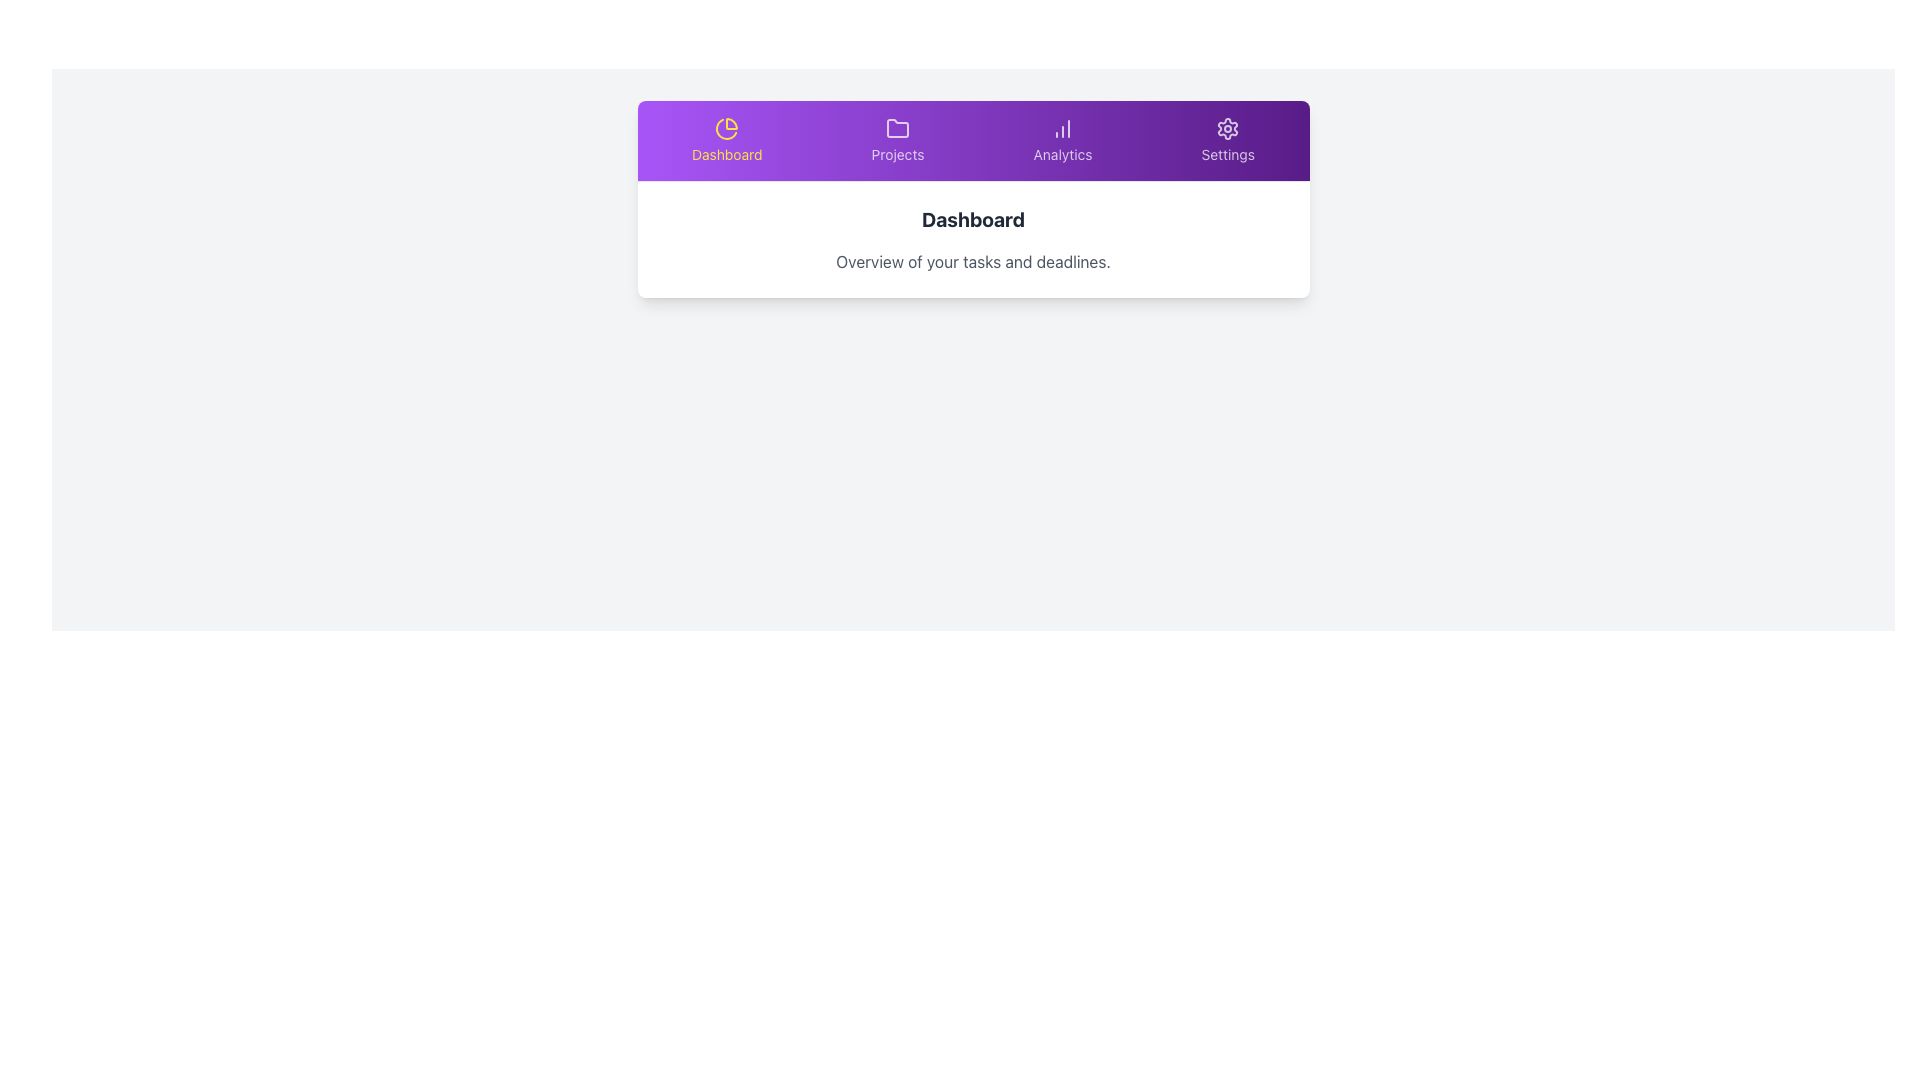 The height and width of the screenshot is (1080, 1920). I want to click on the 'Settings' navigational button, so click(1227, 140).